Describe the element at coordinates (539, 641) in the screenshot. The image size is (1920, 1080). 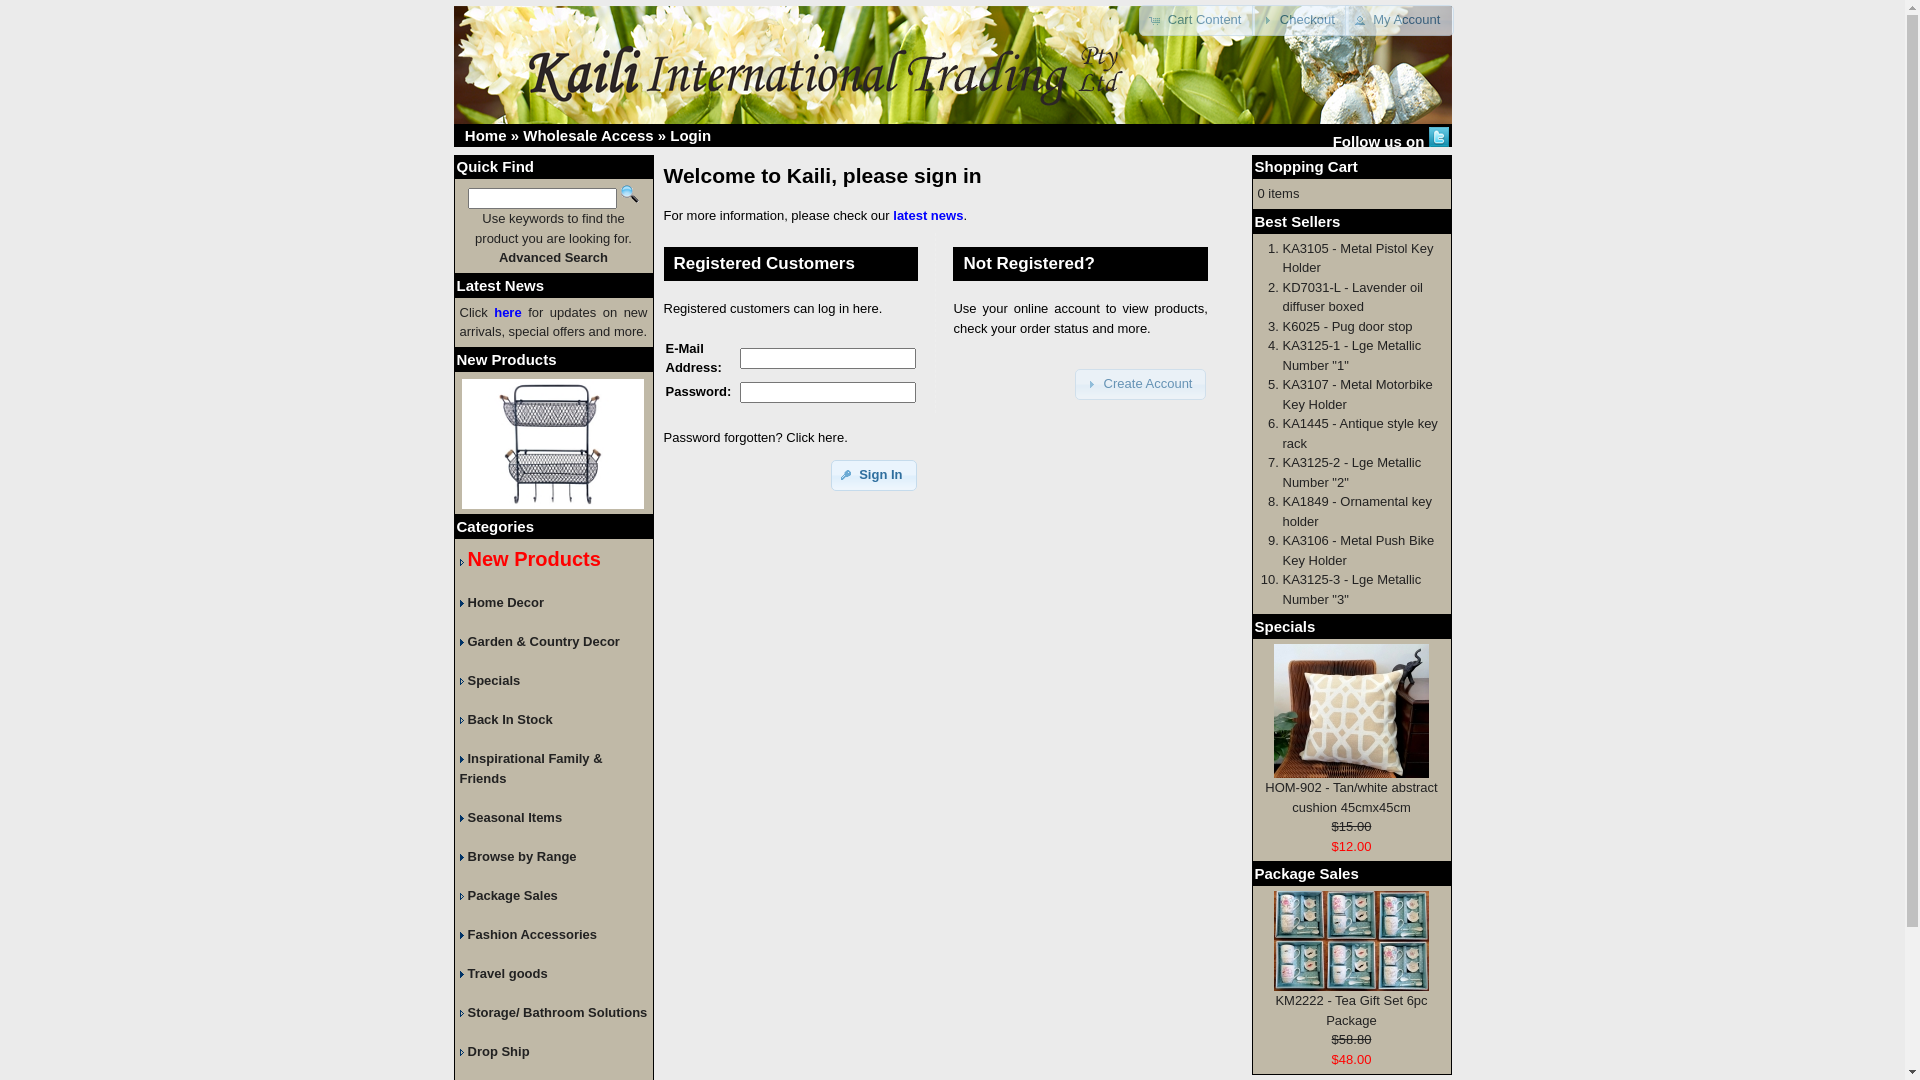
I see `'Garden & Country Decor'` at that location.